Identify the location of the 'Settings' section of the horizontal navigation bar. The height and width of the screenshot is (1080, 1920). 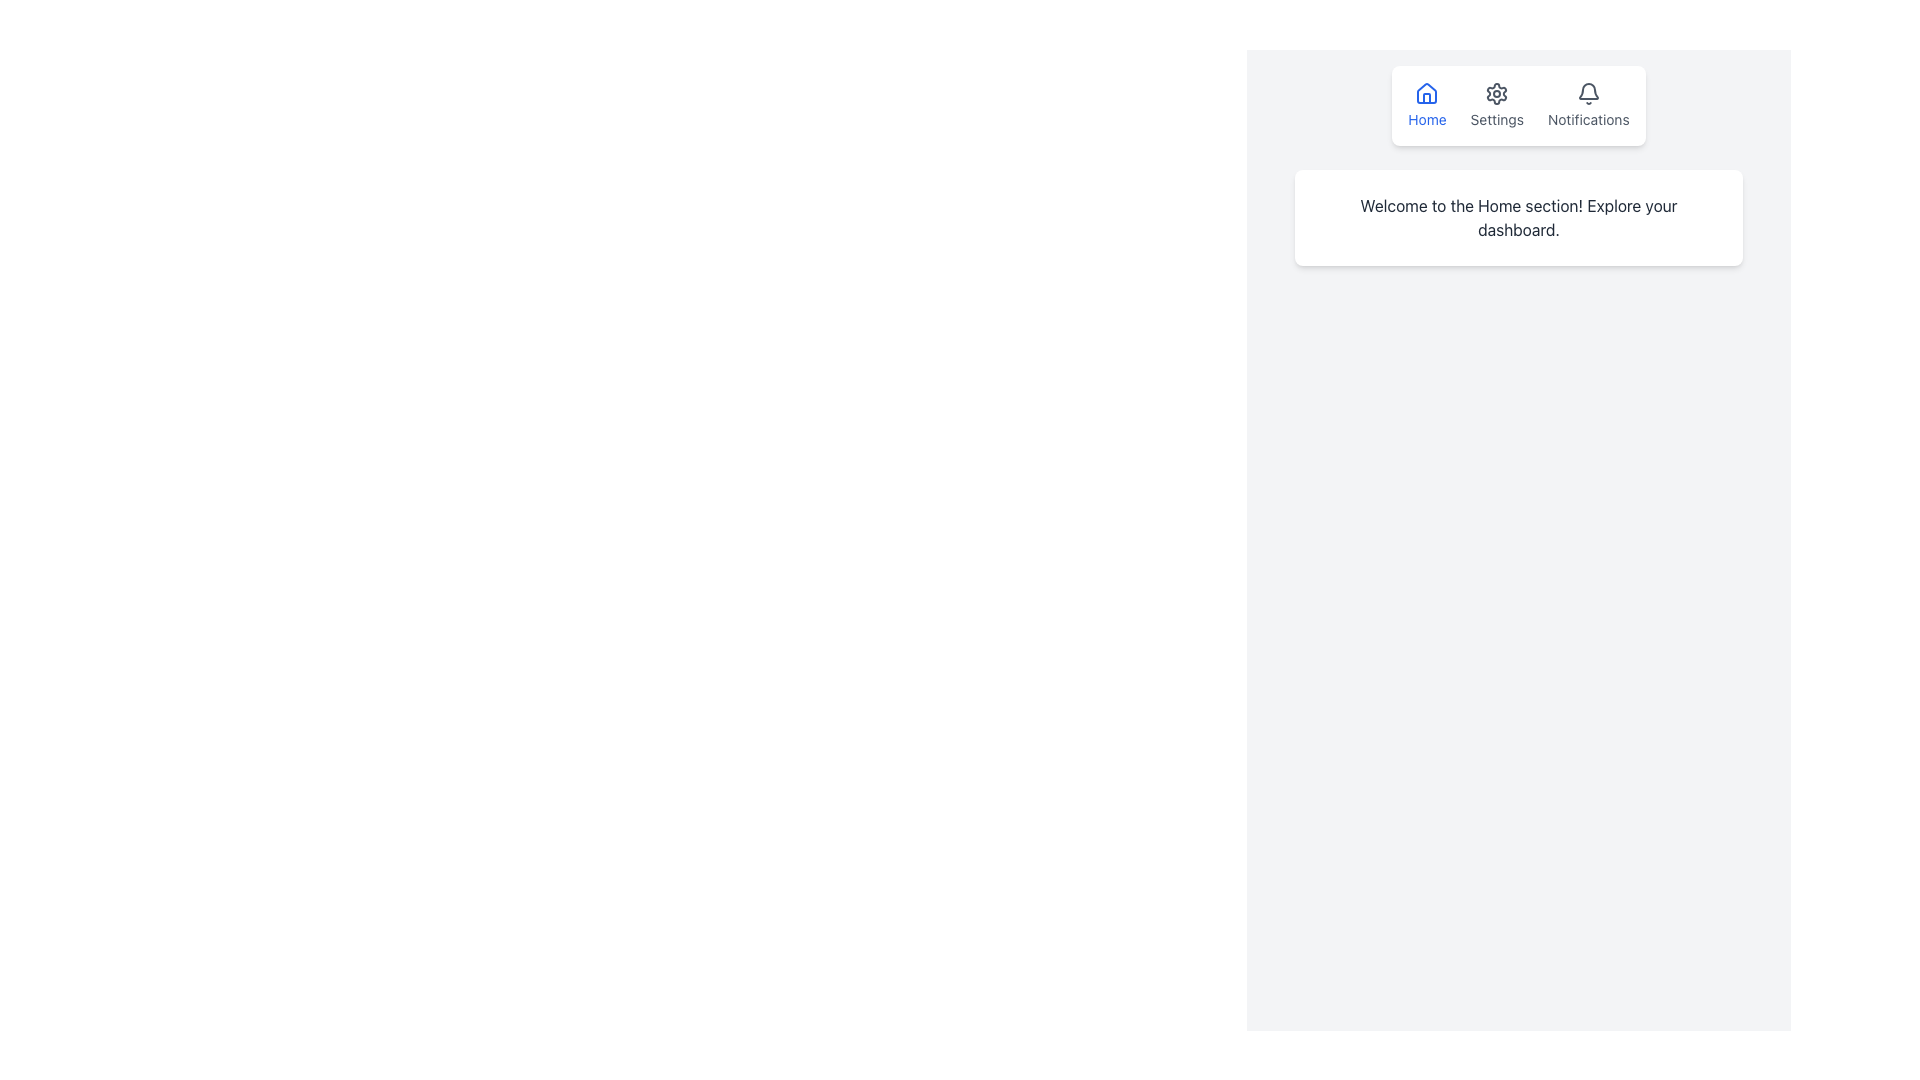
(1518, 105).